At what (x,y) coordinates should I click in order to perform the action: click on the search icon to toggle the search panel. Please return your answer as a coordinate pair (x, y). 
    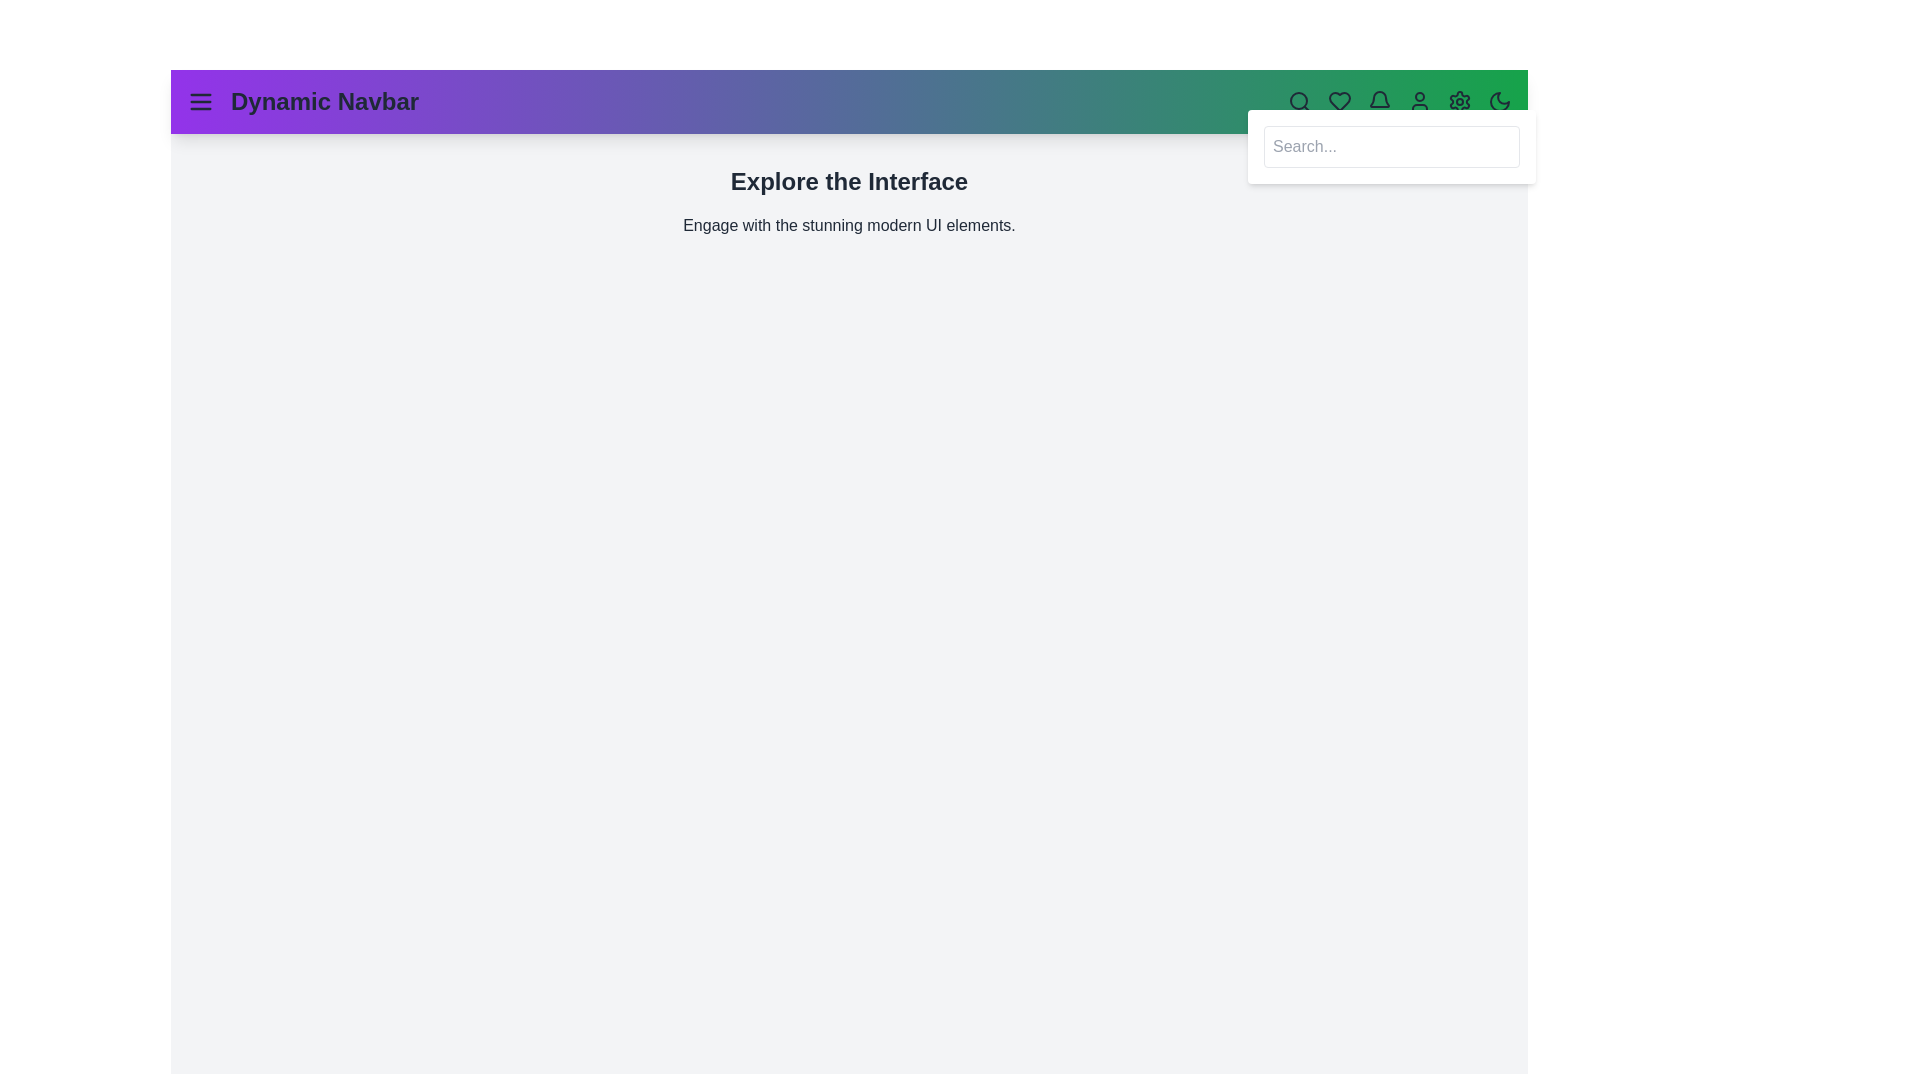
    Looking at the image, I should click on (1300, 101).